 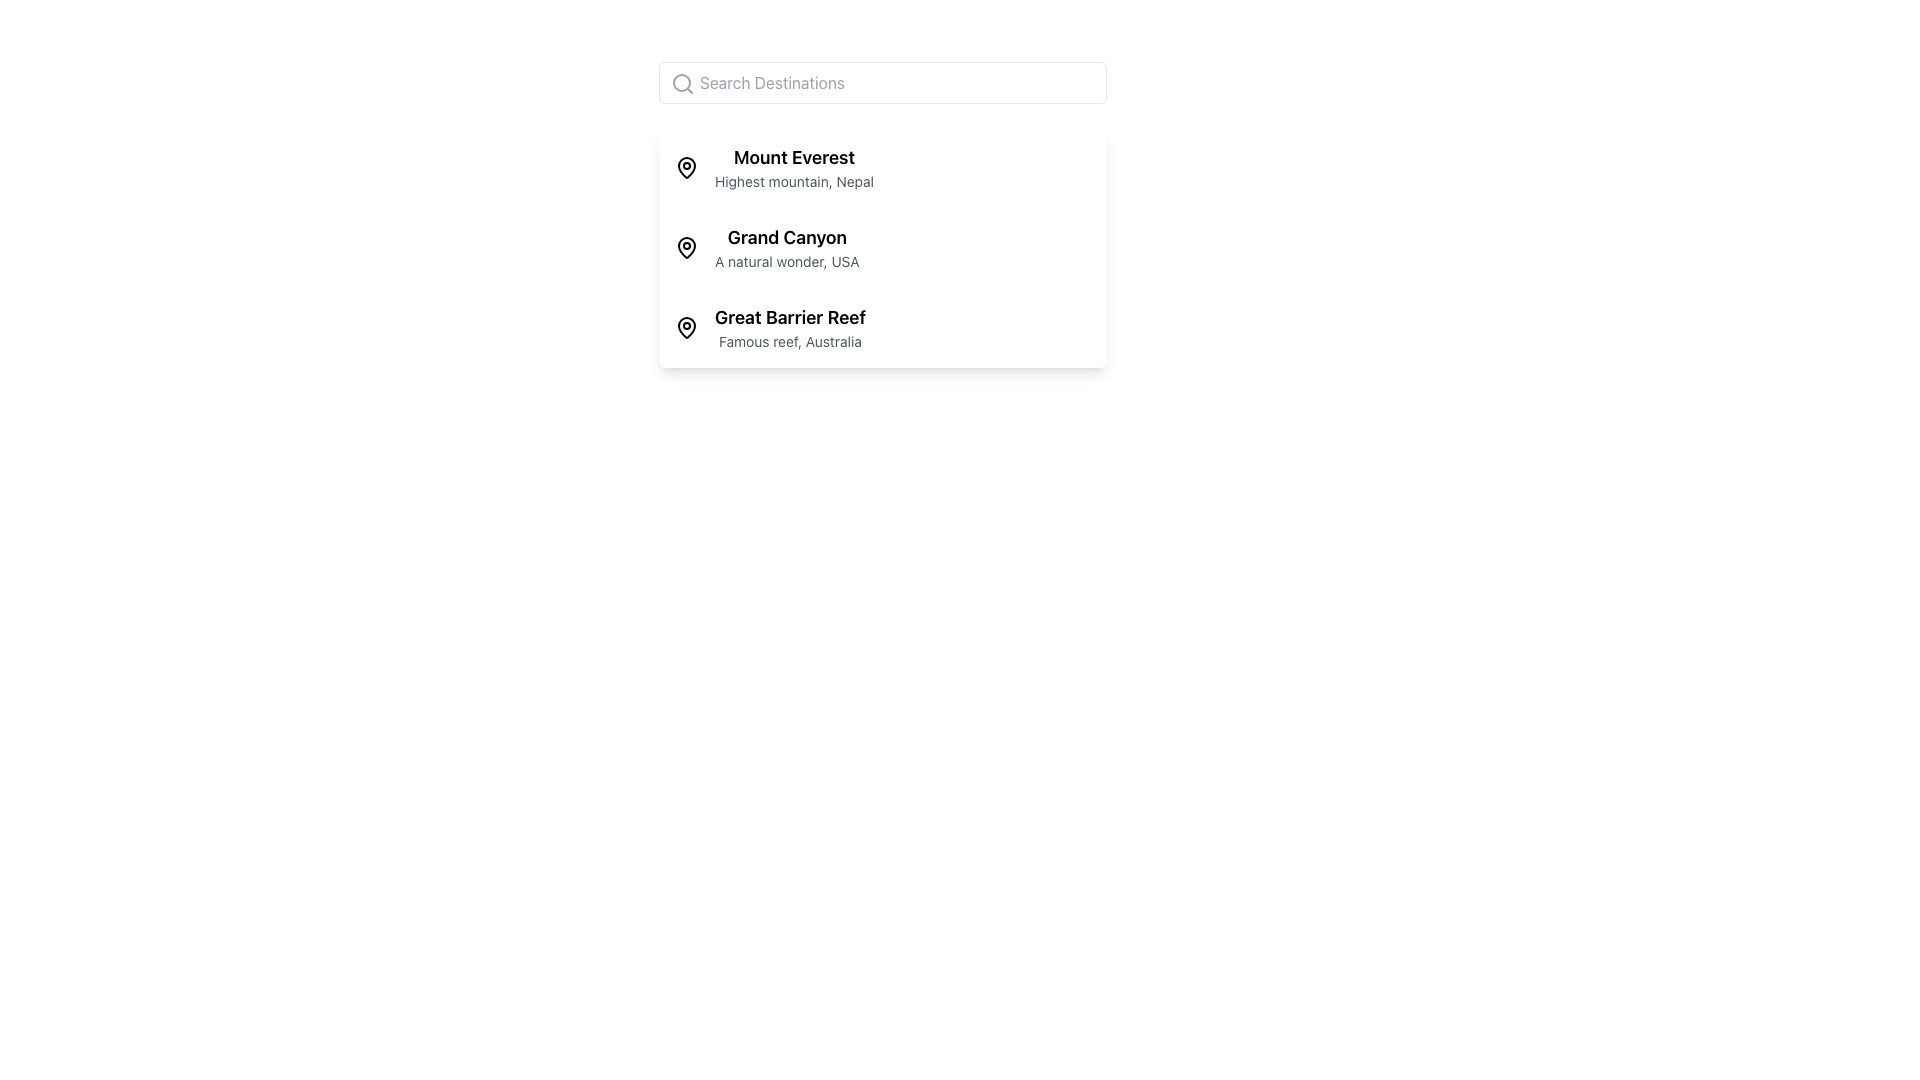 What do you see at coordinates (793, 157) in the screenshot?
I see `text 'Mount Everest' which serves as the title of the first destination entry in the vertical list` at bounding box center [793, 157].